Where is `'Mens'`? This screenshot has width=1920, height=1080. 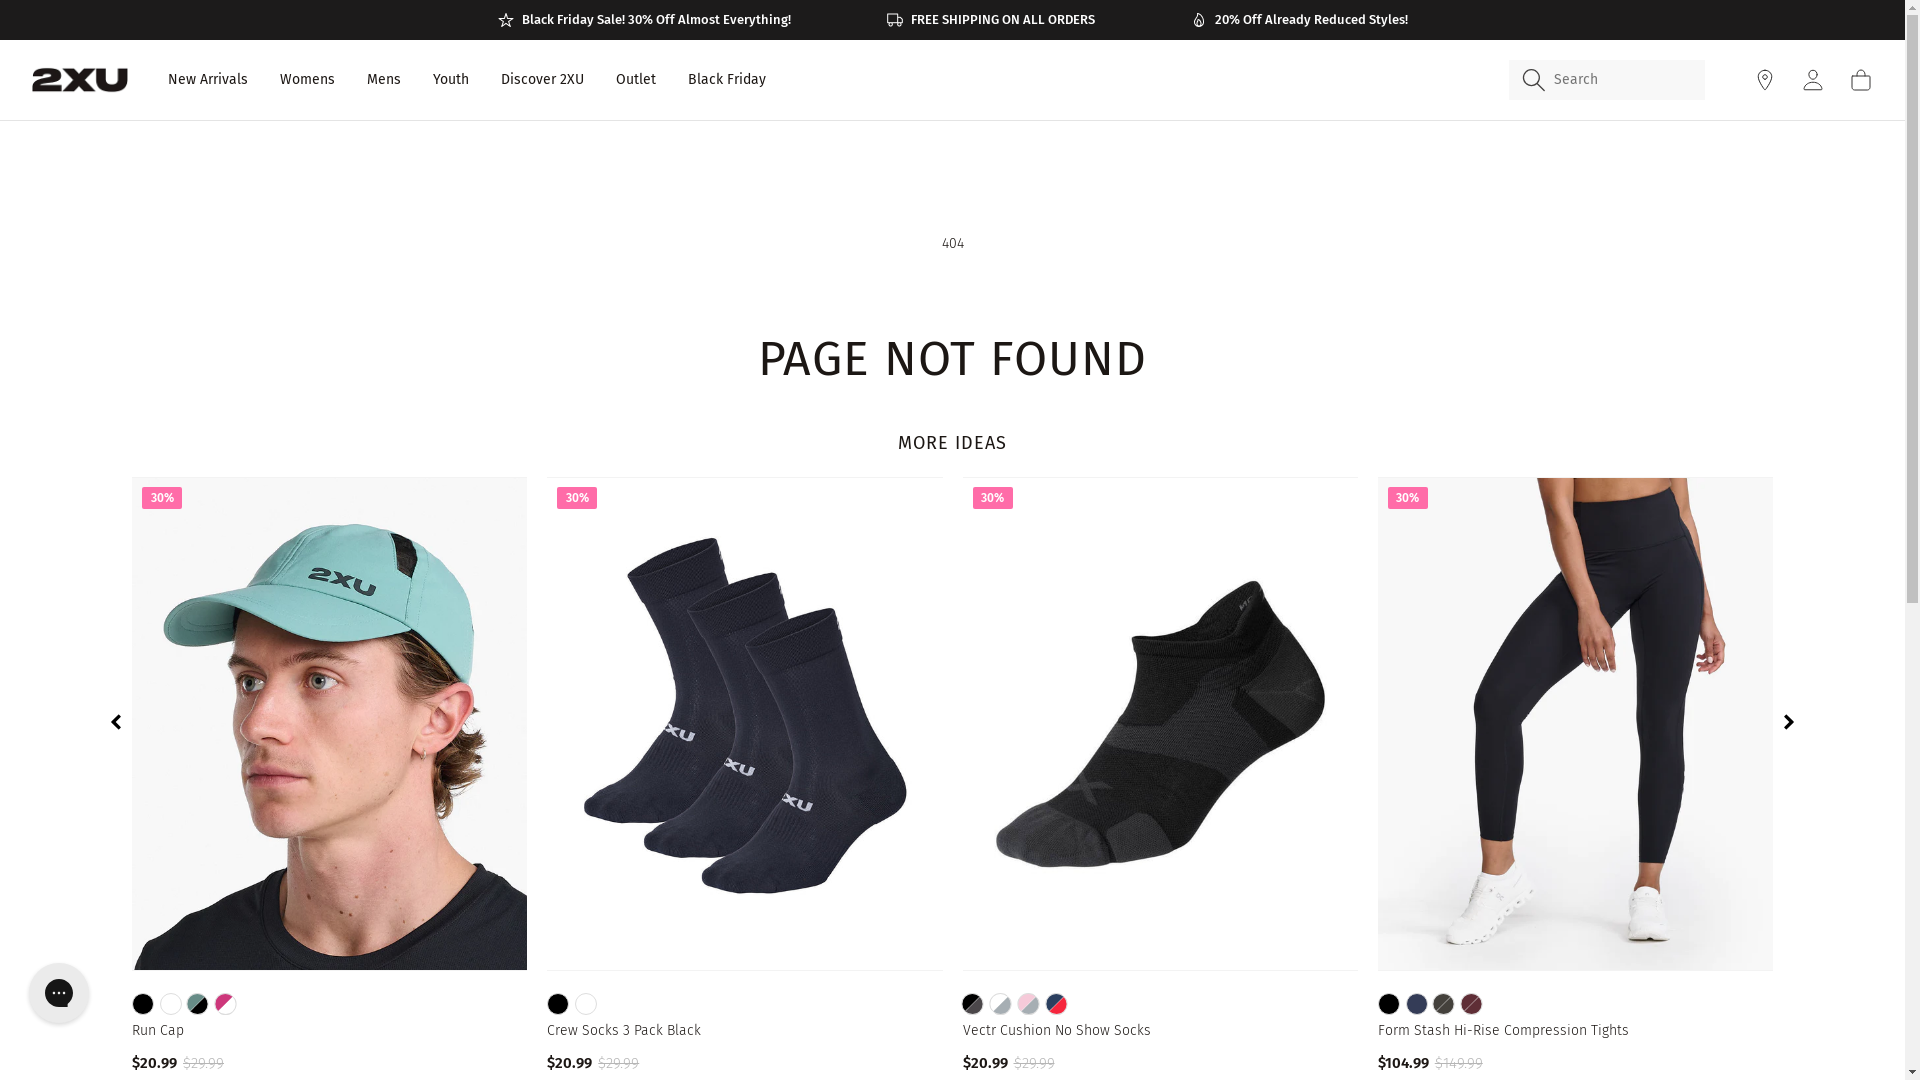 'Mens' is located at coordinates (384, 79).